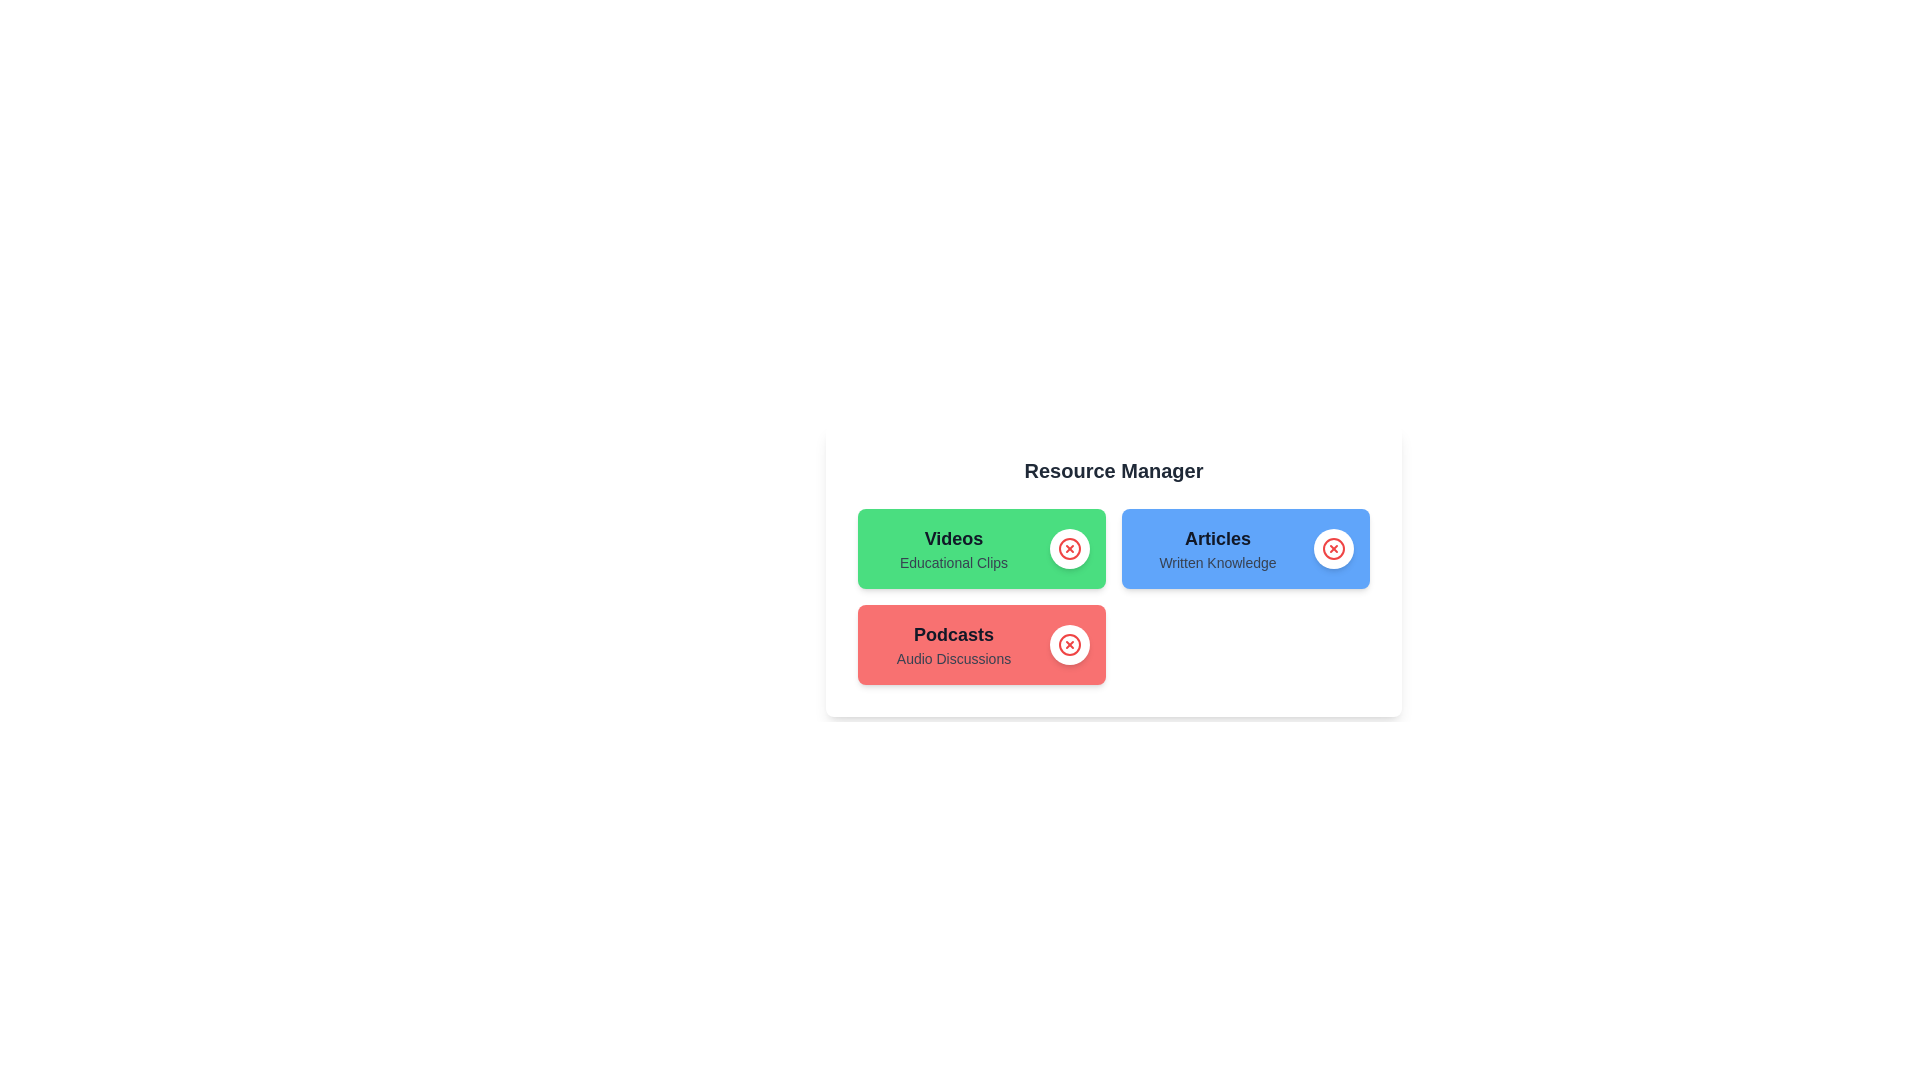 The width and height of the screenshot is (1920, 1080). Describe the element at coordinates (1334, 548) in the screenshot. I see `close button of the chip labeled Articles to remove it` at that location.